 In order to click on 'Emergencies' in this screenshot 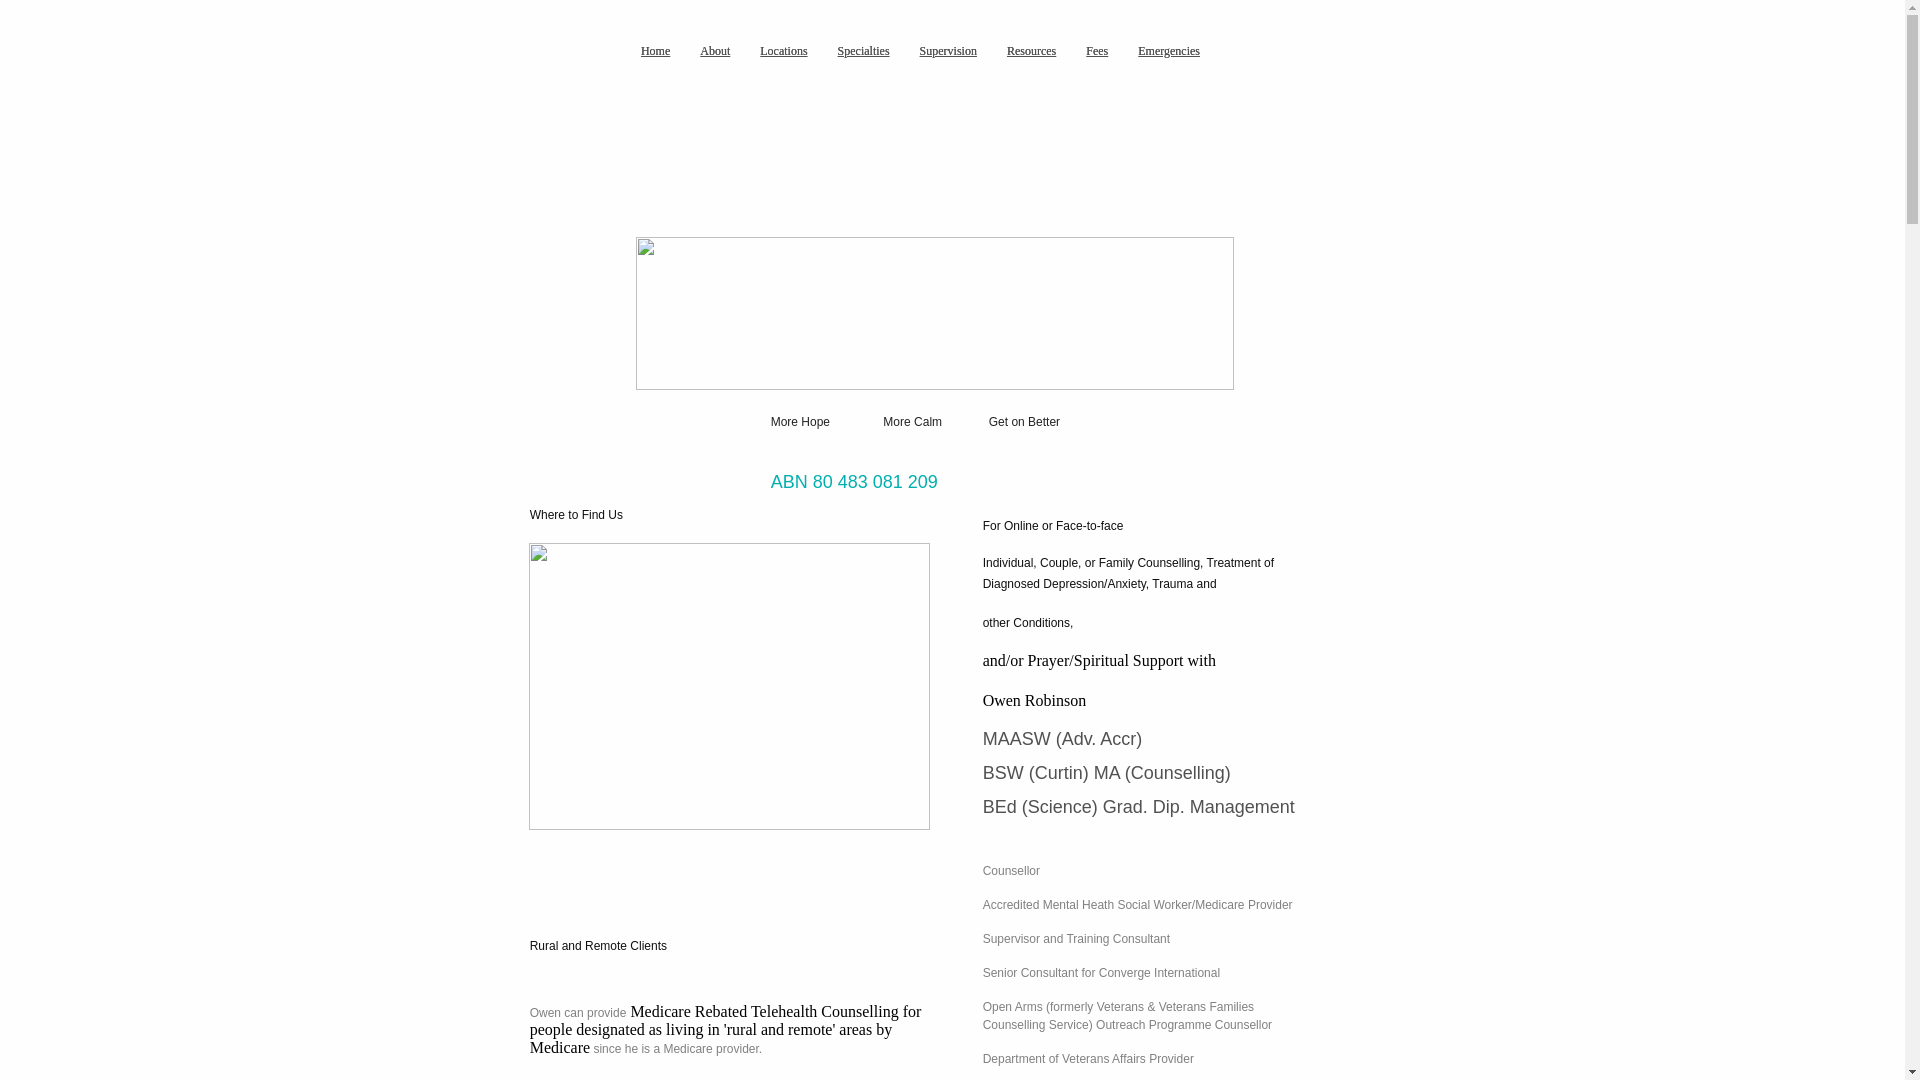, I will do `click(1169, 49)`.